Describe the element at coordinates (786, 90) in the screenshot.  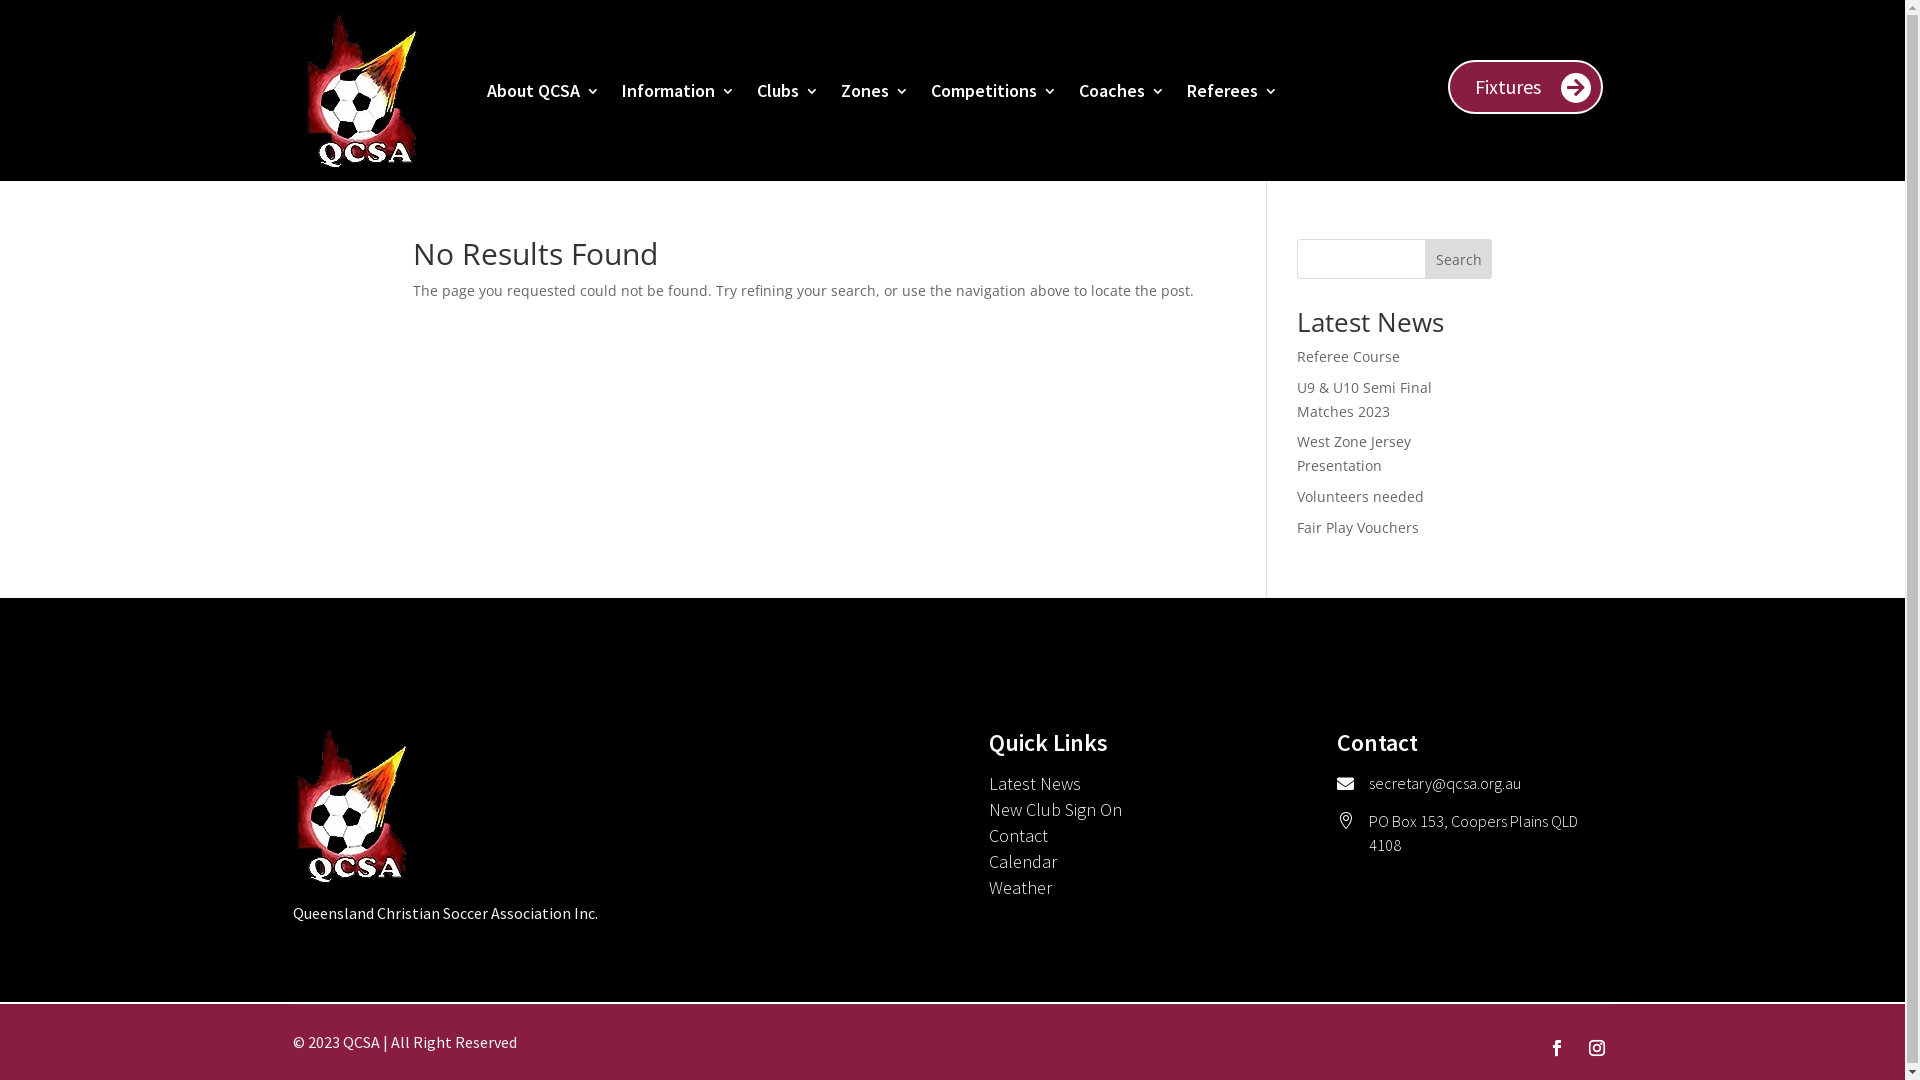
I see `'Clubs'` at that location.